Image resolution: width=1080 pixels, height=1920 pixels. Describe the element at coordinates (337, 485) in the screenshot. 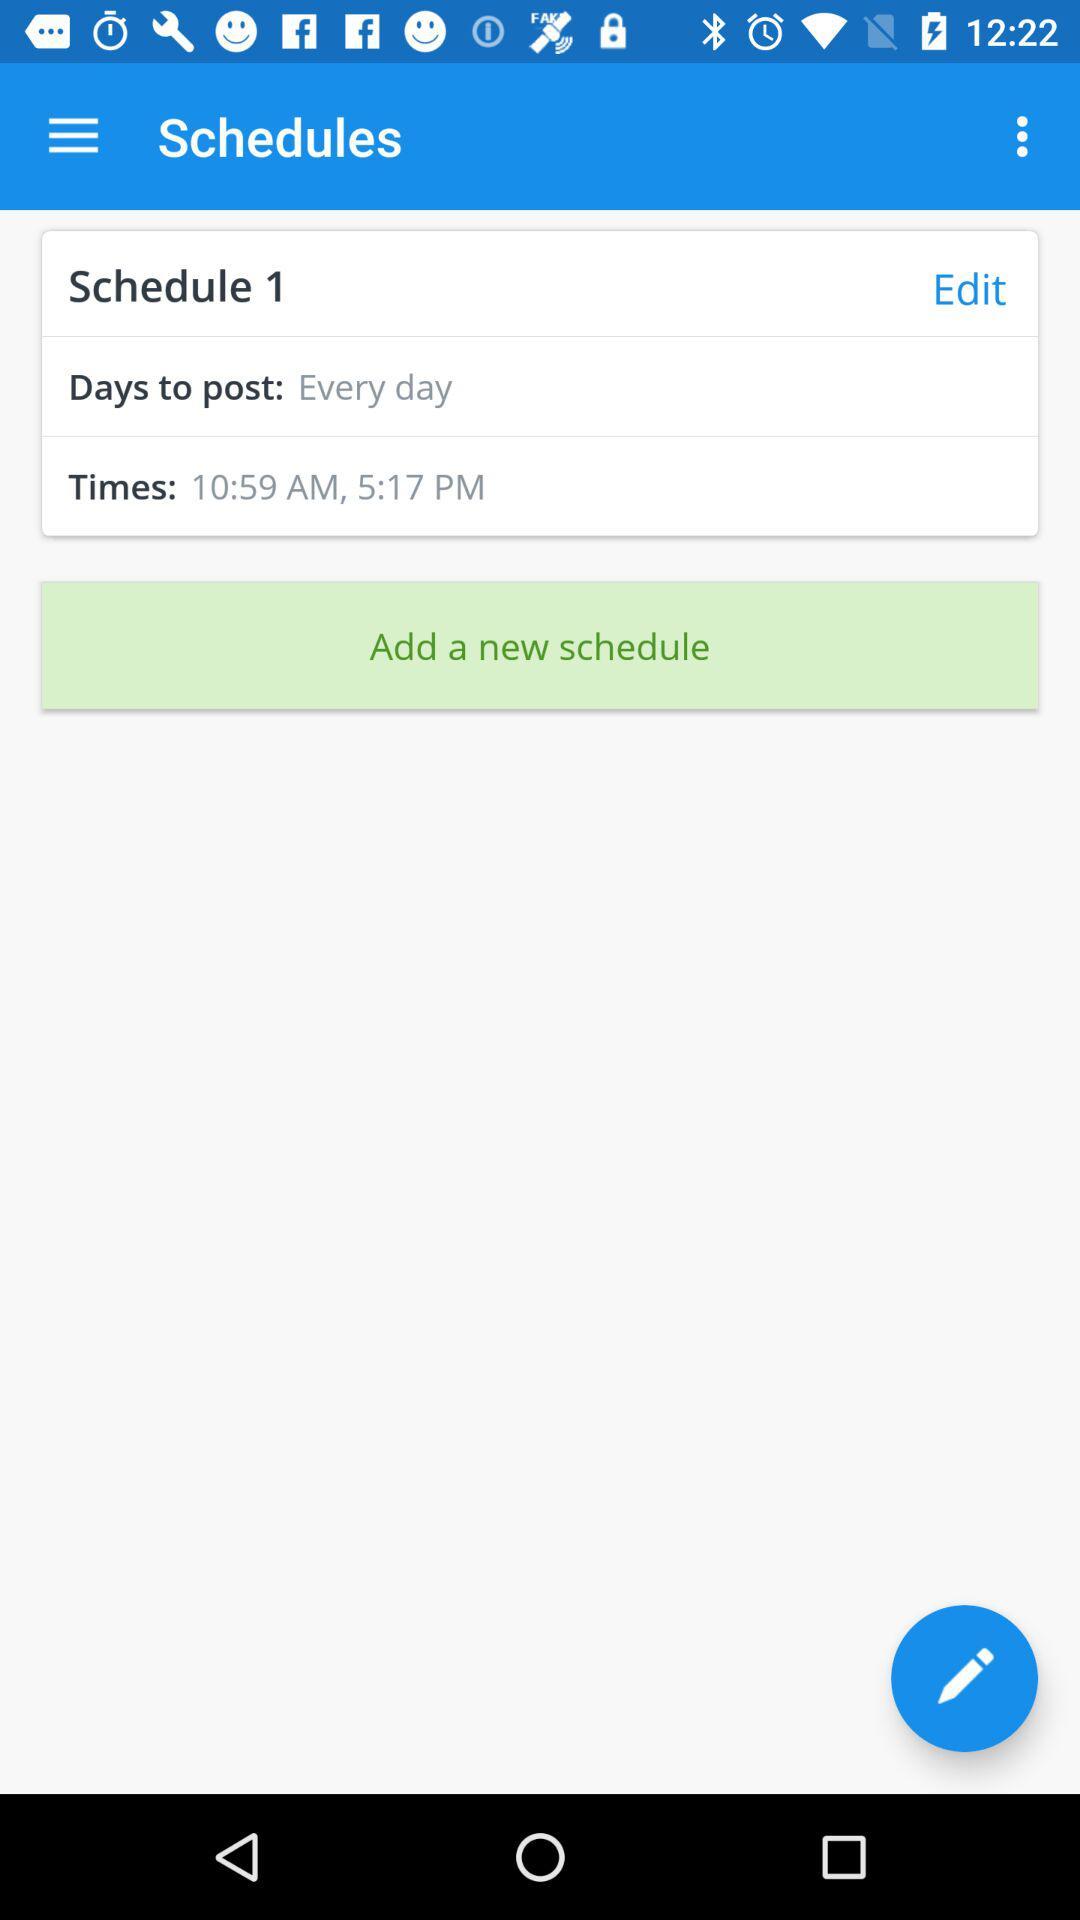

I see `the icon next to the times:` at that location.